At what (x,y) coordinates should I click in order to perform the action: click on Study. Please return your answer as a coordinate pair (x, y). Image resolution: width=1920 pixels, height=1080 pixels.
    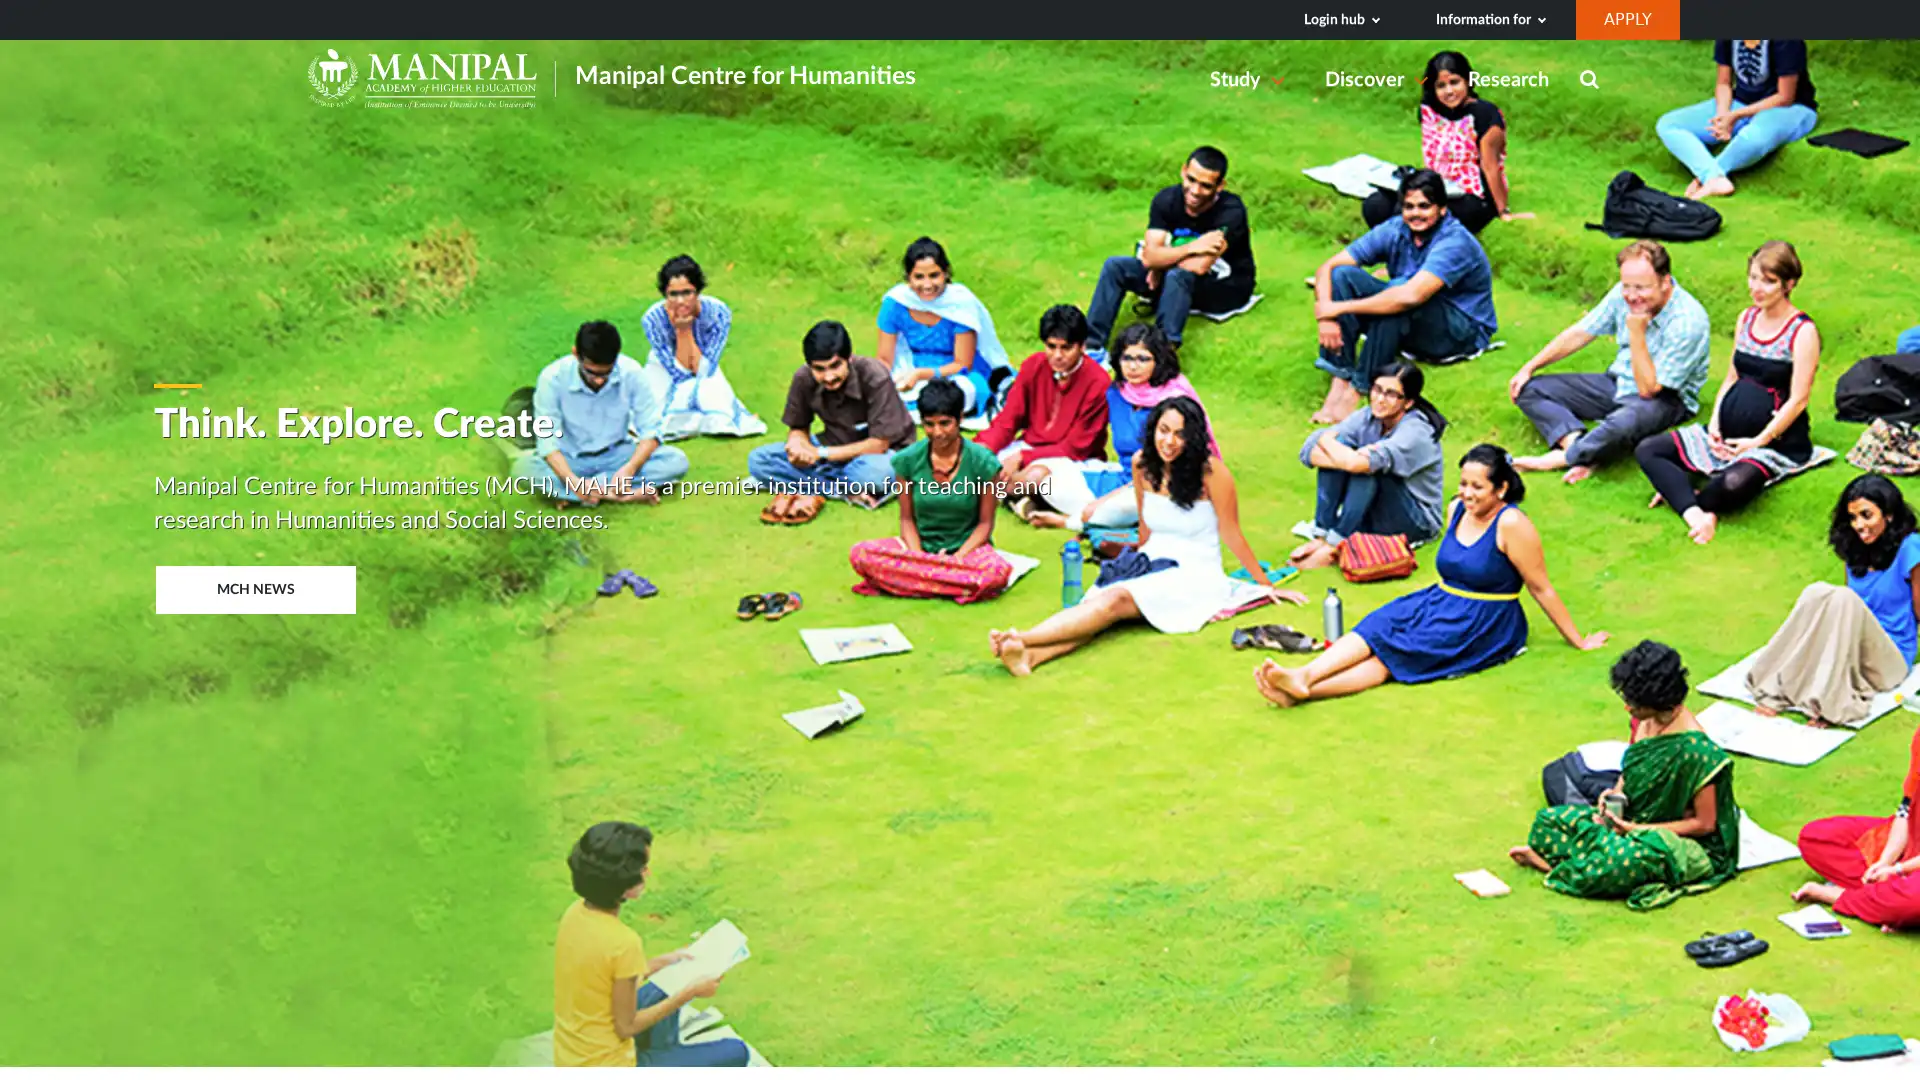
    Looking at the image, I should click on (1251, 79).